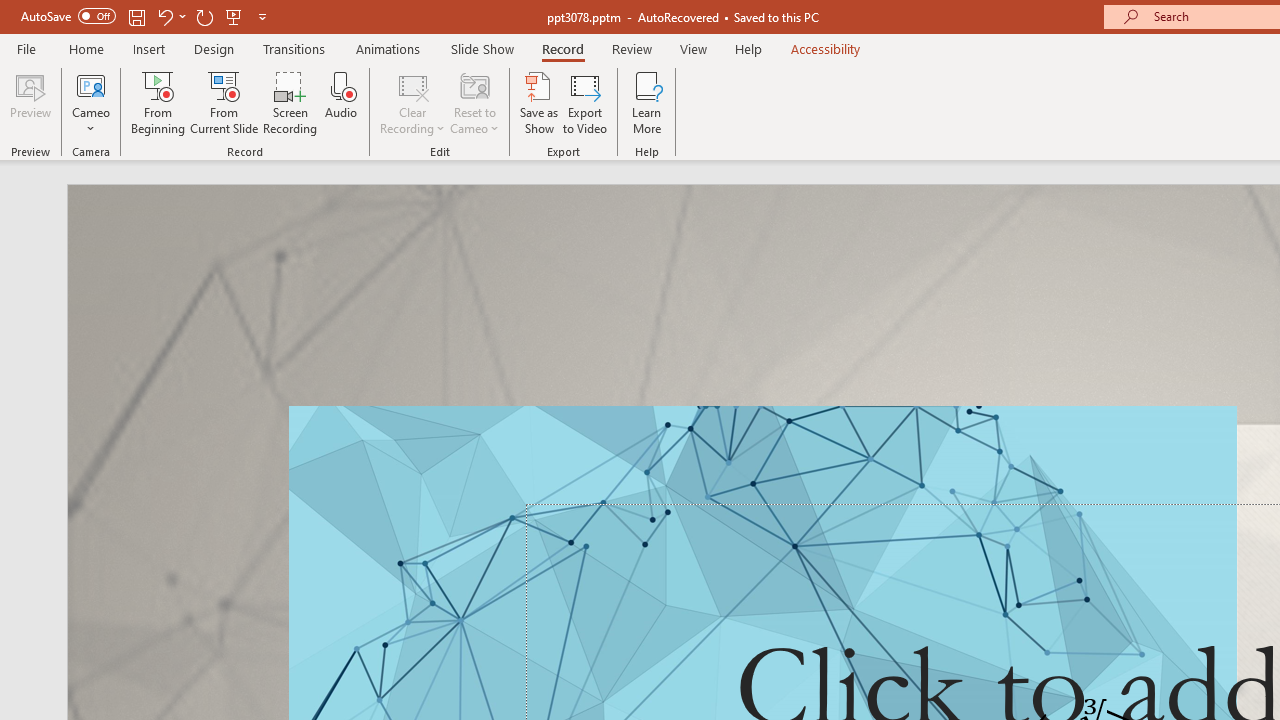 The width and height of the screenshot is (1280, 720). What do you see at coordinates (584, 103) in the screenshot?
I see `'Export to Video'` at bounding box center [584, 103].